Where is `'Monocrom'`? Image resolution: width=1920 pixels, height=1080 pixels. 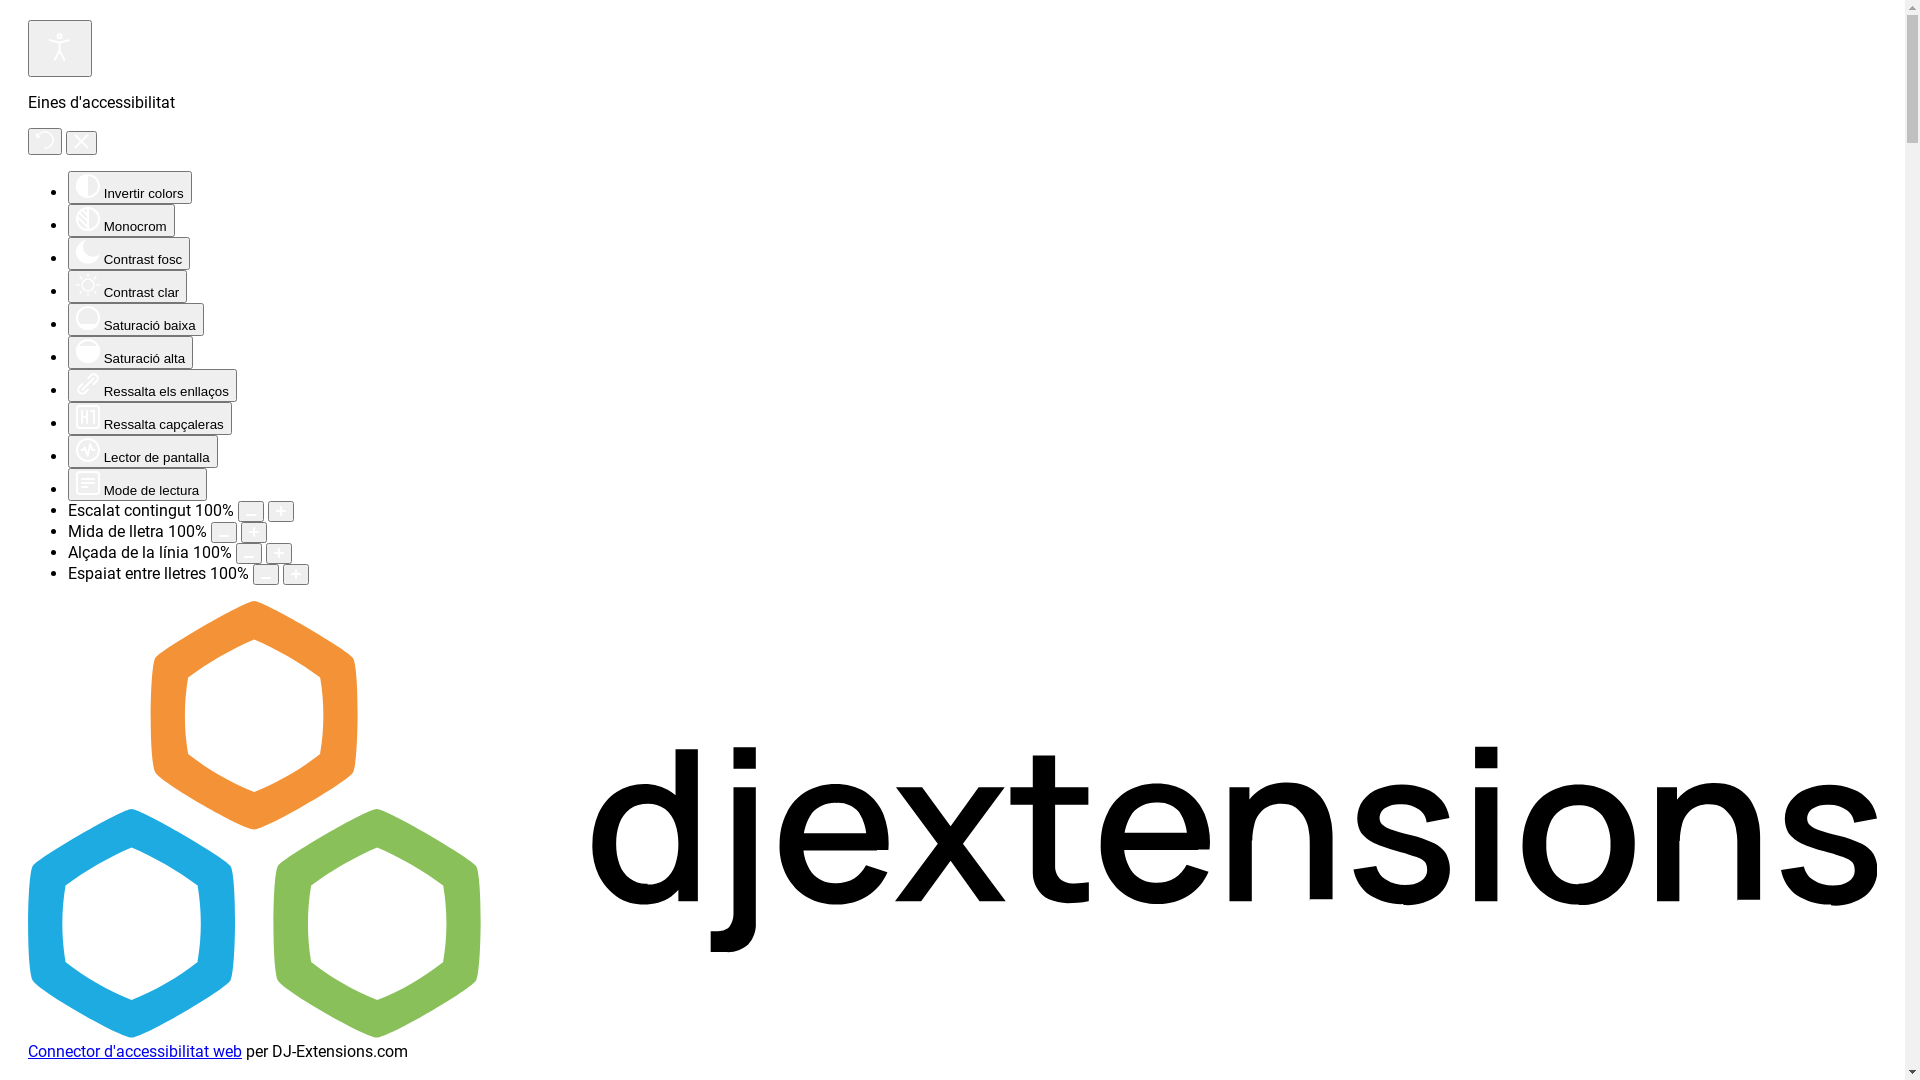
'Monocrom' is located at coordinates (120, 220).